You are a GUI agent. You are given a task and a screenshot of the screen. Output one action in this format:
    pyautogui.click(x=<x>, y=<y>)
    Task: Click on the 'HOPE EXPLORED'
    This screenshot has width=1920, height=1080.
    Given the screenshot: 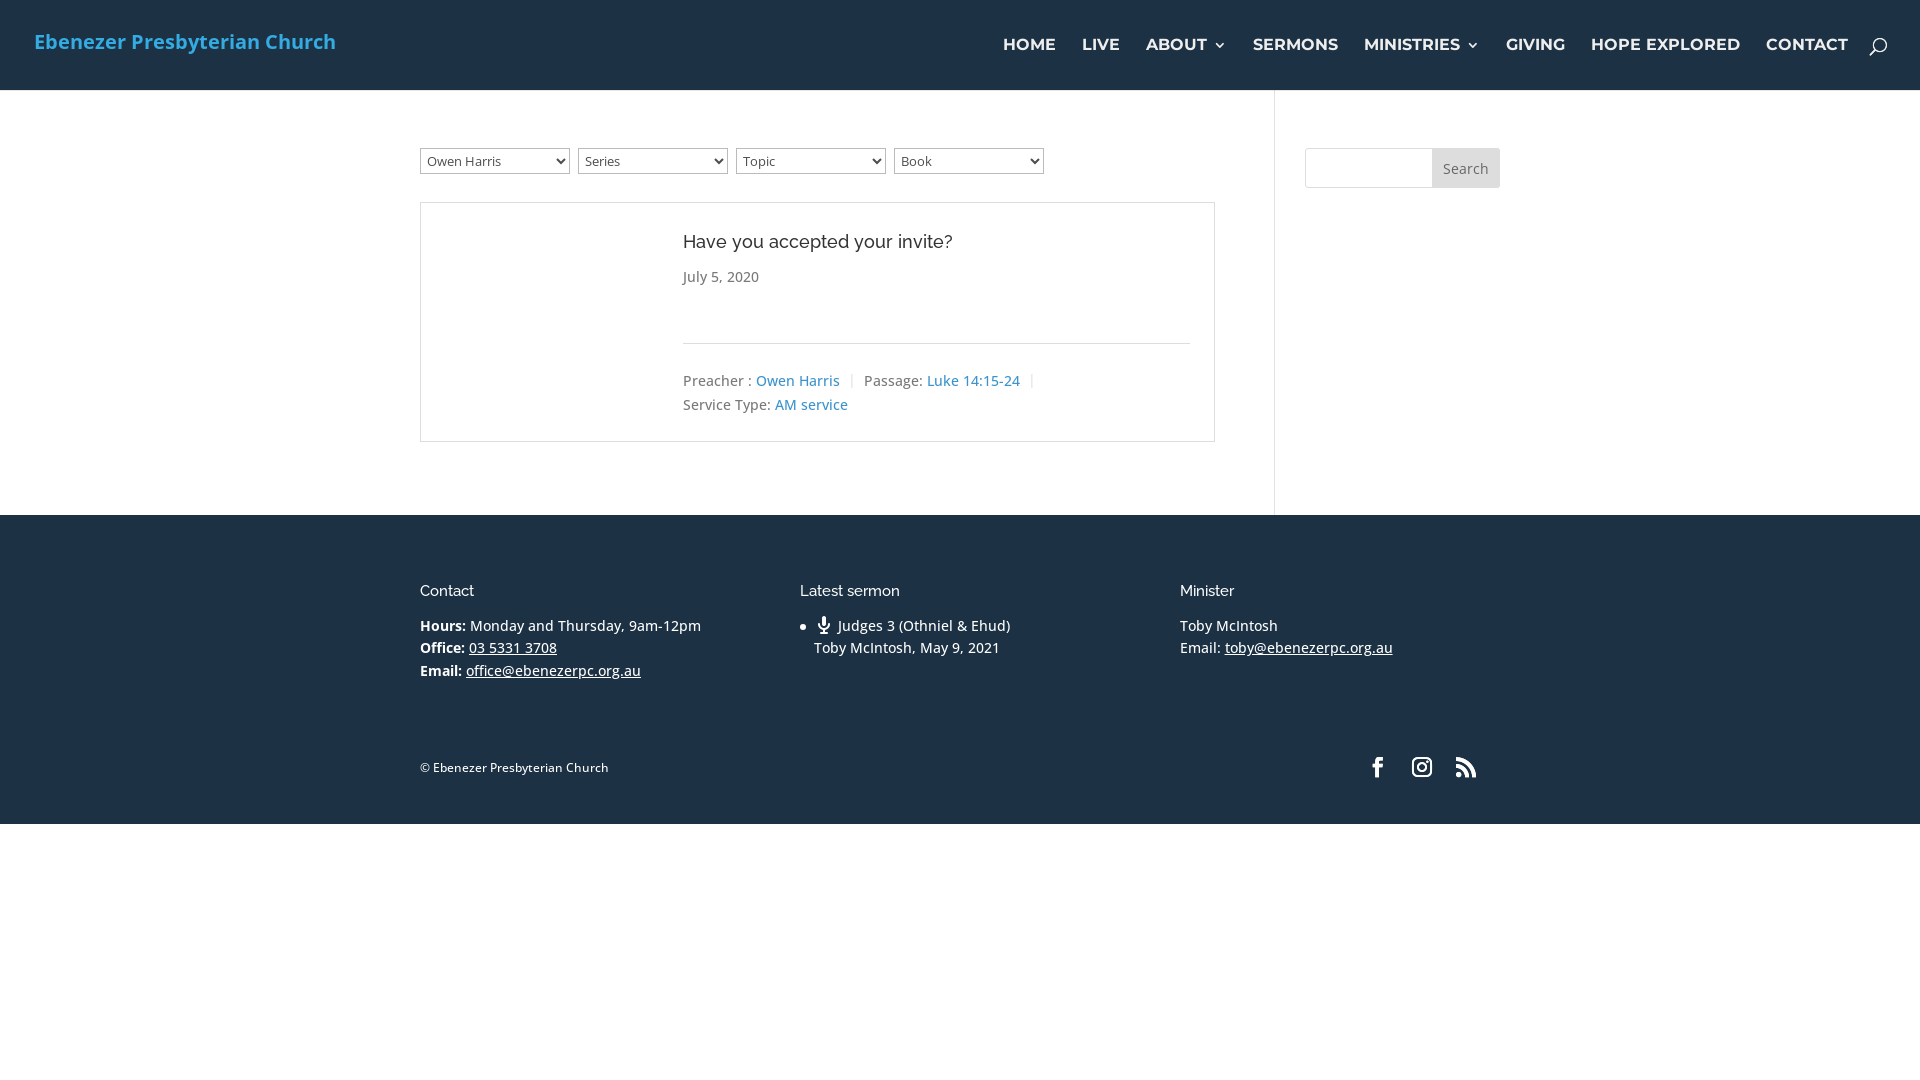 What is the action you would take?
    pyautogui.click(x=1665, y=63)
    